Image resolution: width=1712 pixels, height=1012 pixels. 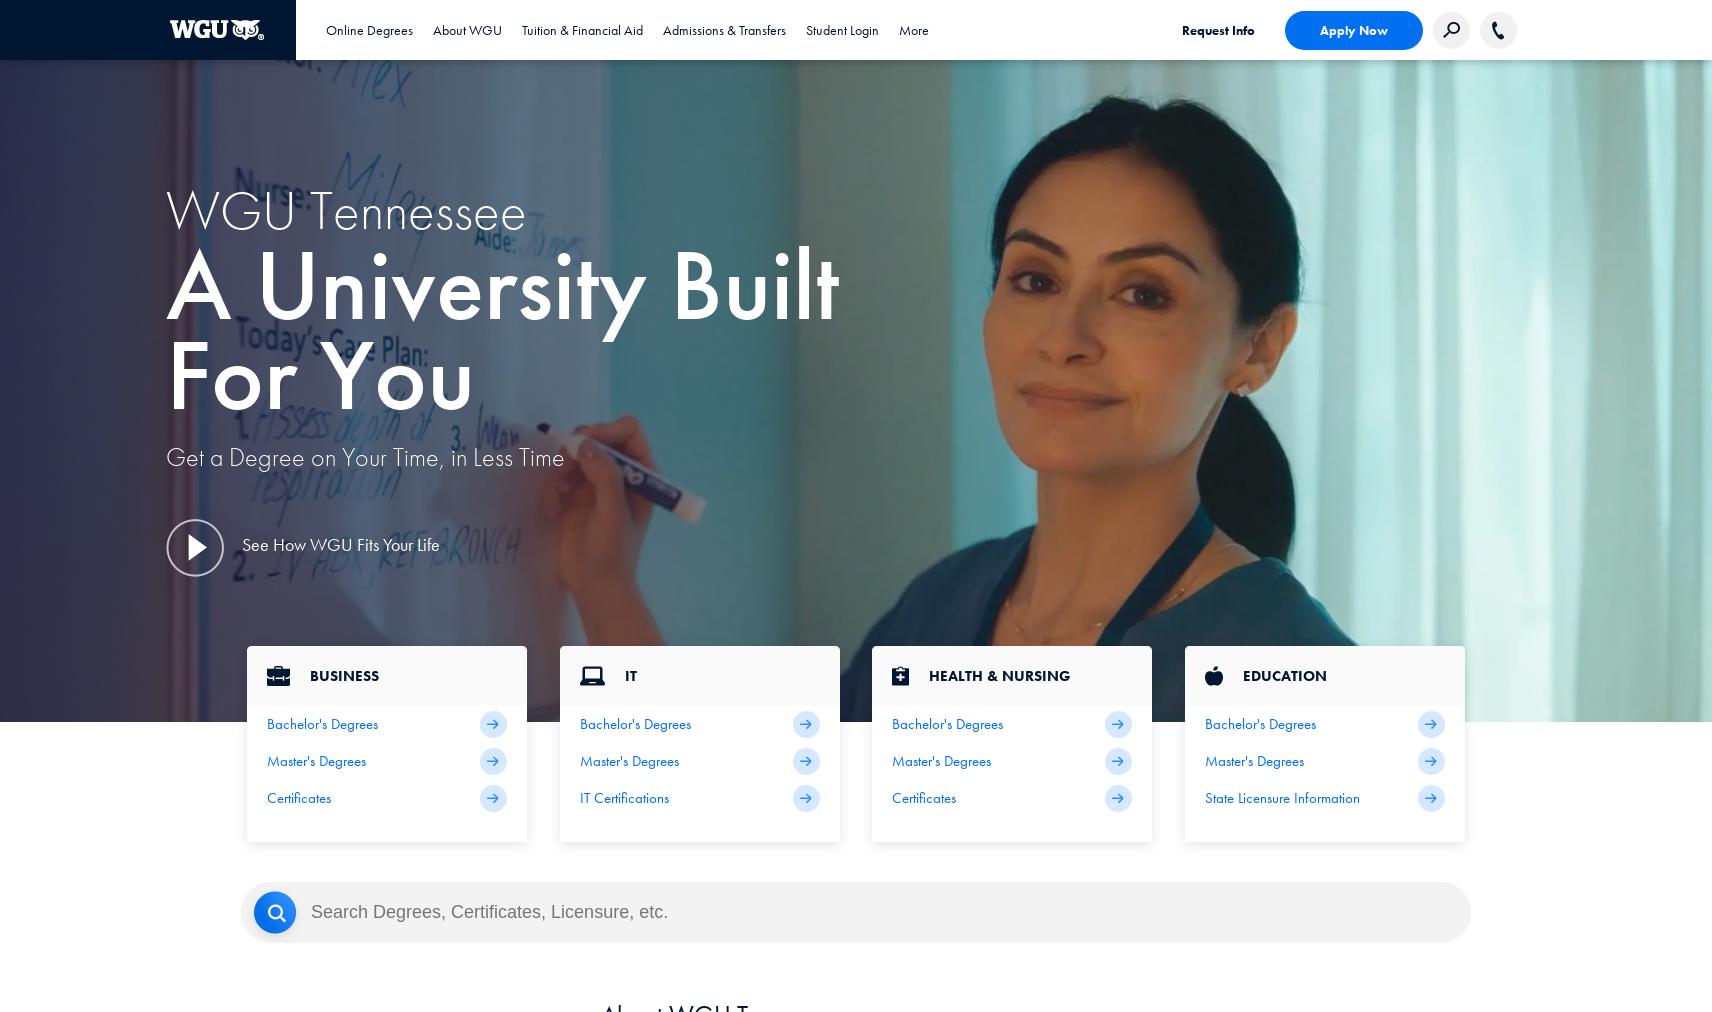 What do you see at coordinates (344, 675) in the screenshot?
I see `'BUSINESS'` at bounding box center [344, 675].